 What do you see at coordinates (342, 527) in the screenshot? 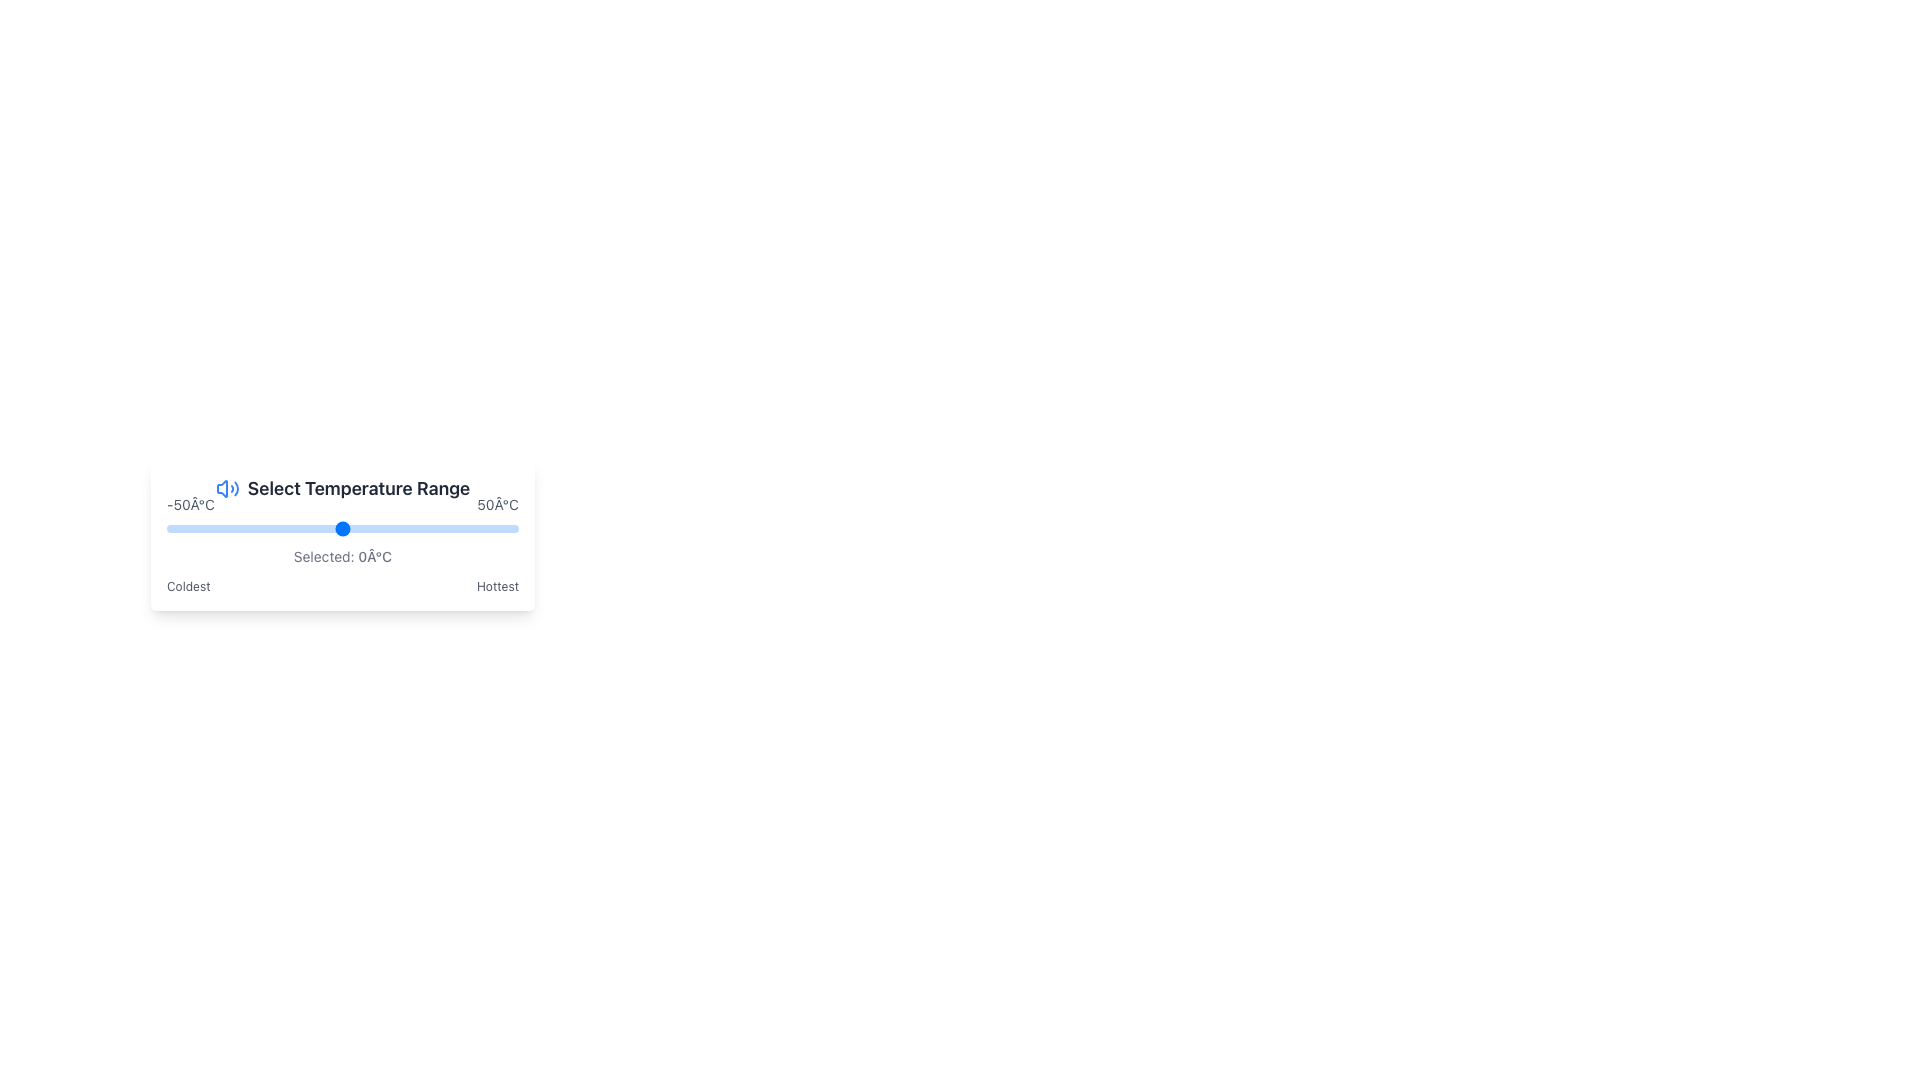
I see `the temperature slider` at bounding box center [342, 527].